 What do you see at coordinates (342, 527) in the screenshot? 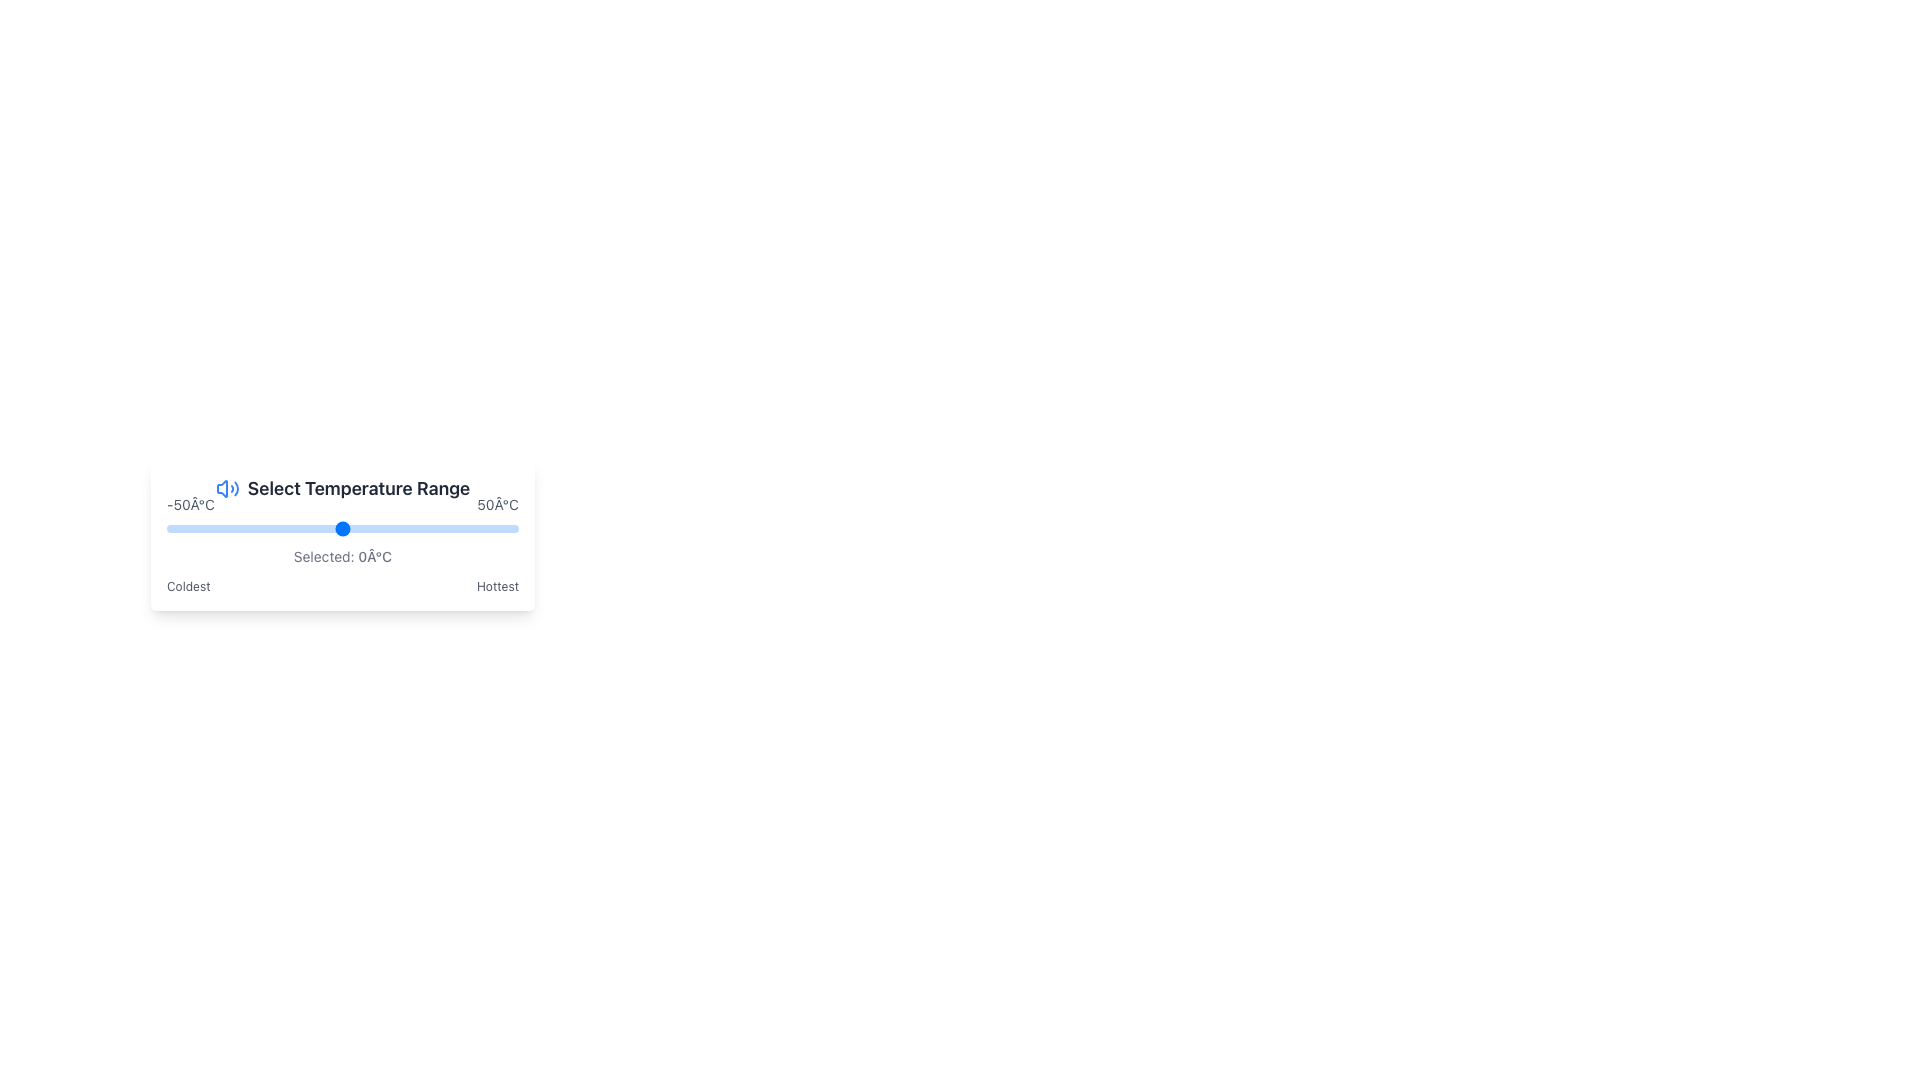
I see `the temperature slider` at bounding box center [342, 527].